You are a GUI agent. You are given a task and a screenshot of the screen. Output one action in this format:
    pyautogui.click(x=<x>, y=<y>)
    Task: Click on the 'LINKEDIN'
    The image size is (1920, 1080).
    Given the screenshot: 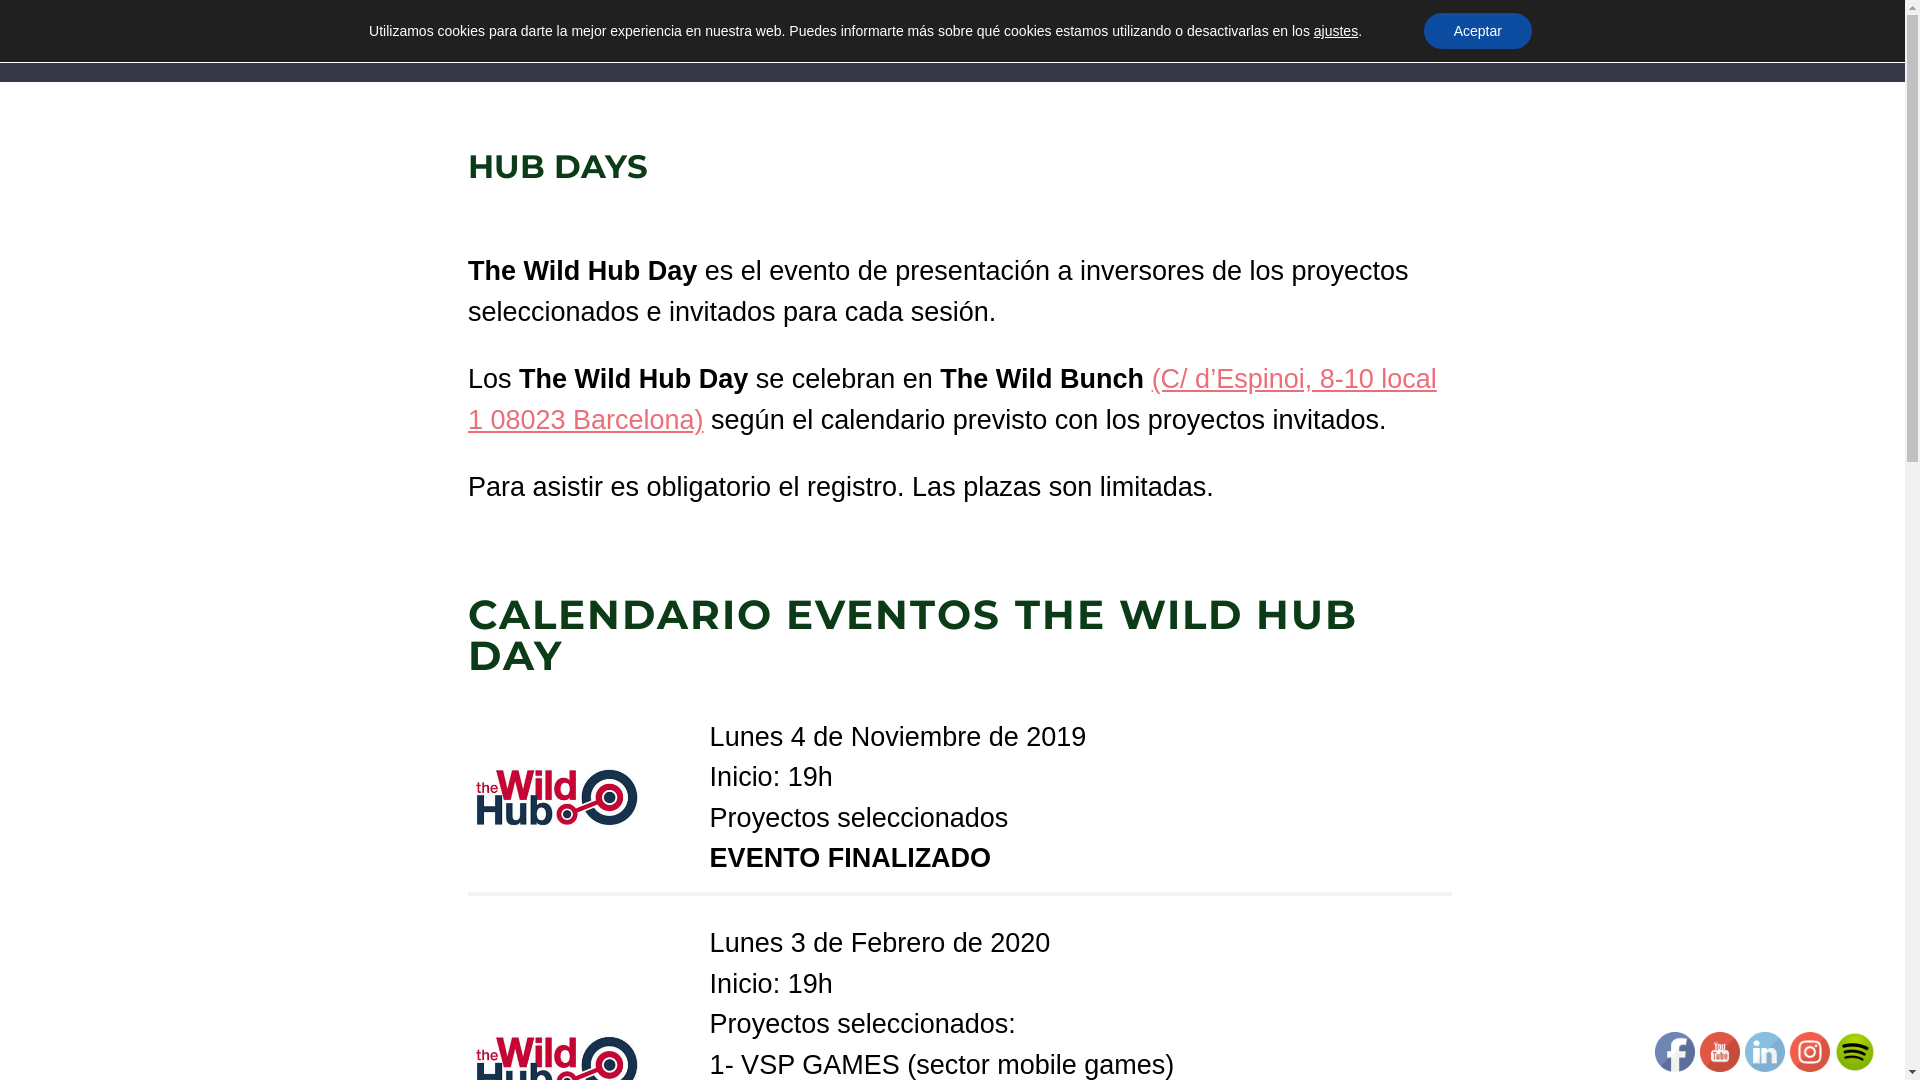 What is the action you would take?
    pyautogui.click(x=1765, y=1051)
    